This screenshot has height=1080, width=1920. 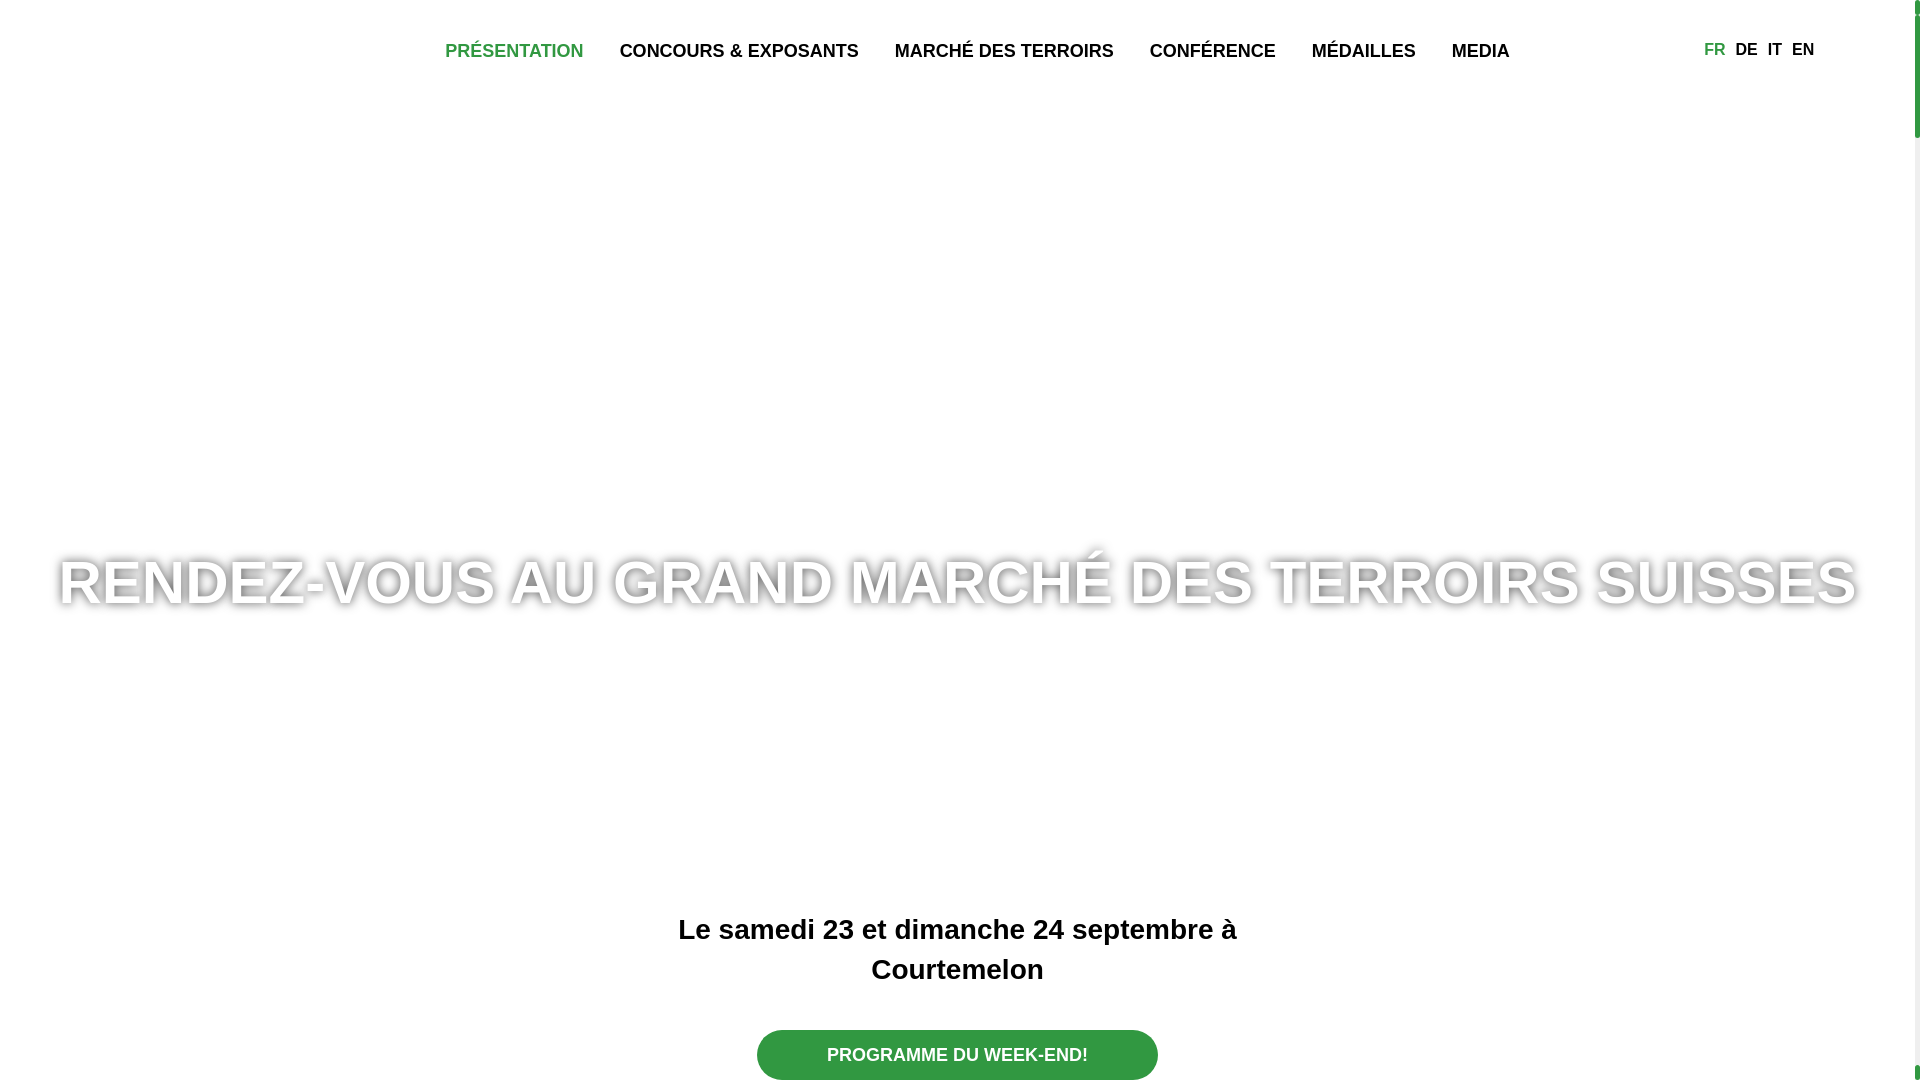 What do you see at coordinates (1775, 49) in the screenshot?
I see `'IT'` at bounding box center [1775, 49].